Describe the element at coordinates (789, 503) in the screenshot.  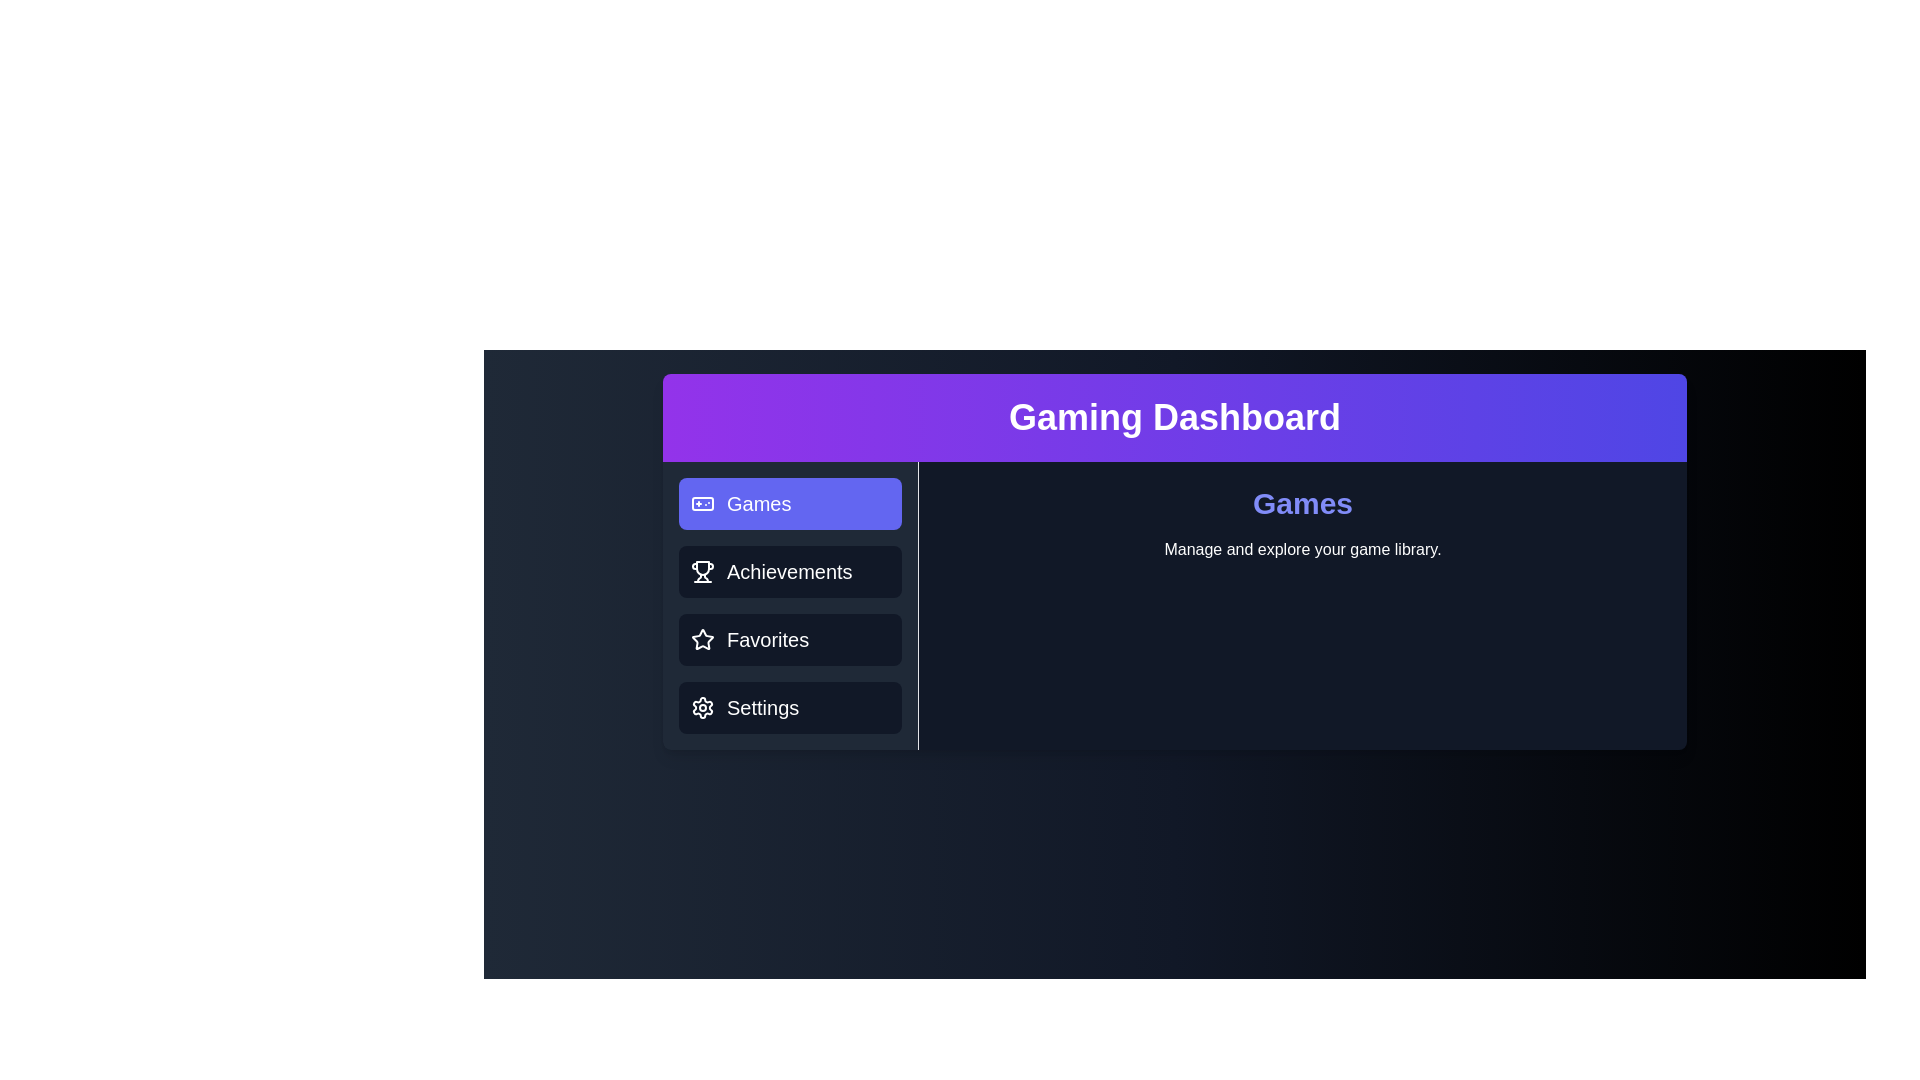
I see `the Games tab to switch the active view` at that location.